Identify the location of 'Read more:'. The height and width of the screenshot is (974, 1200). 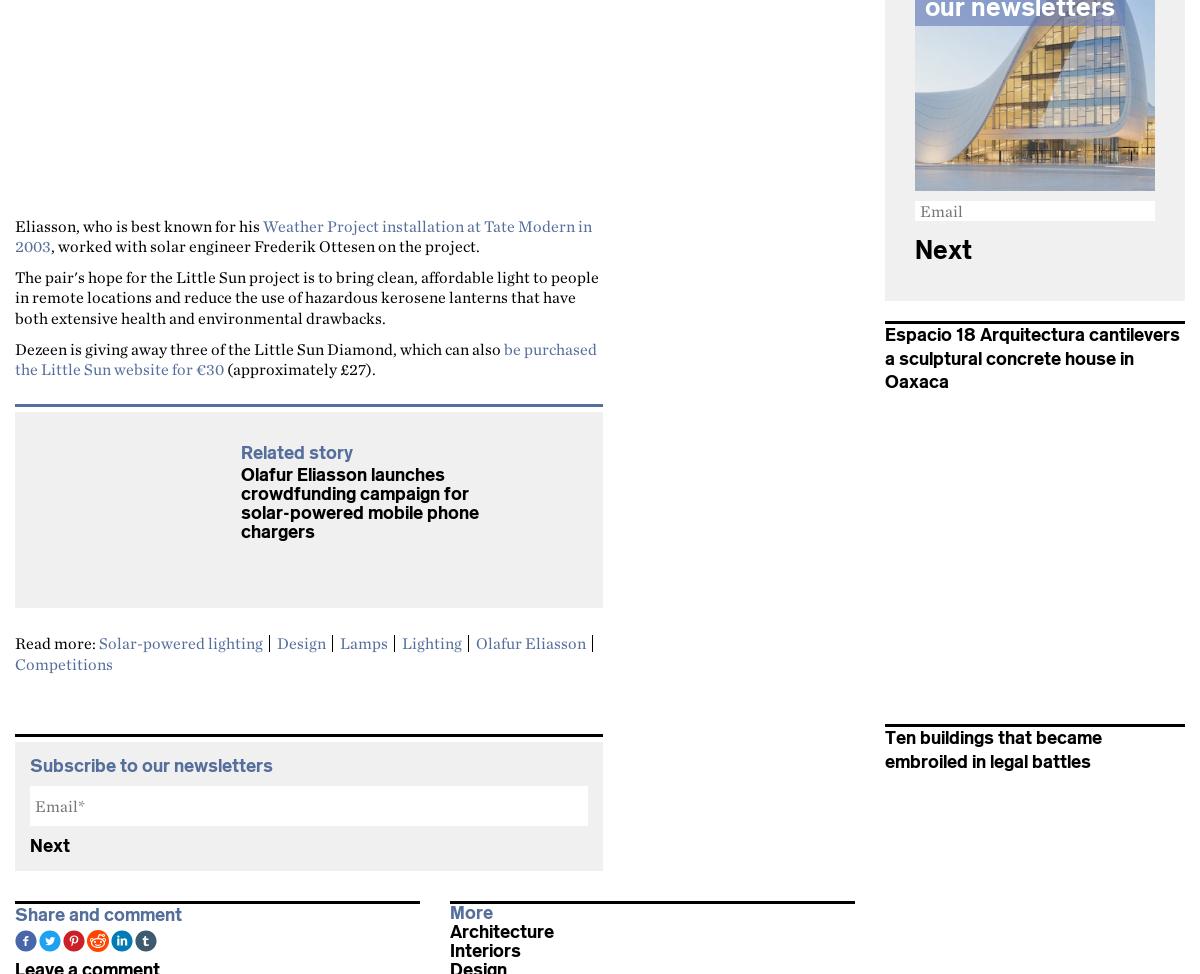
(57, 642).